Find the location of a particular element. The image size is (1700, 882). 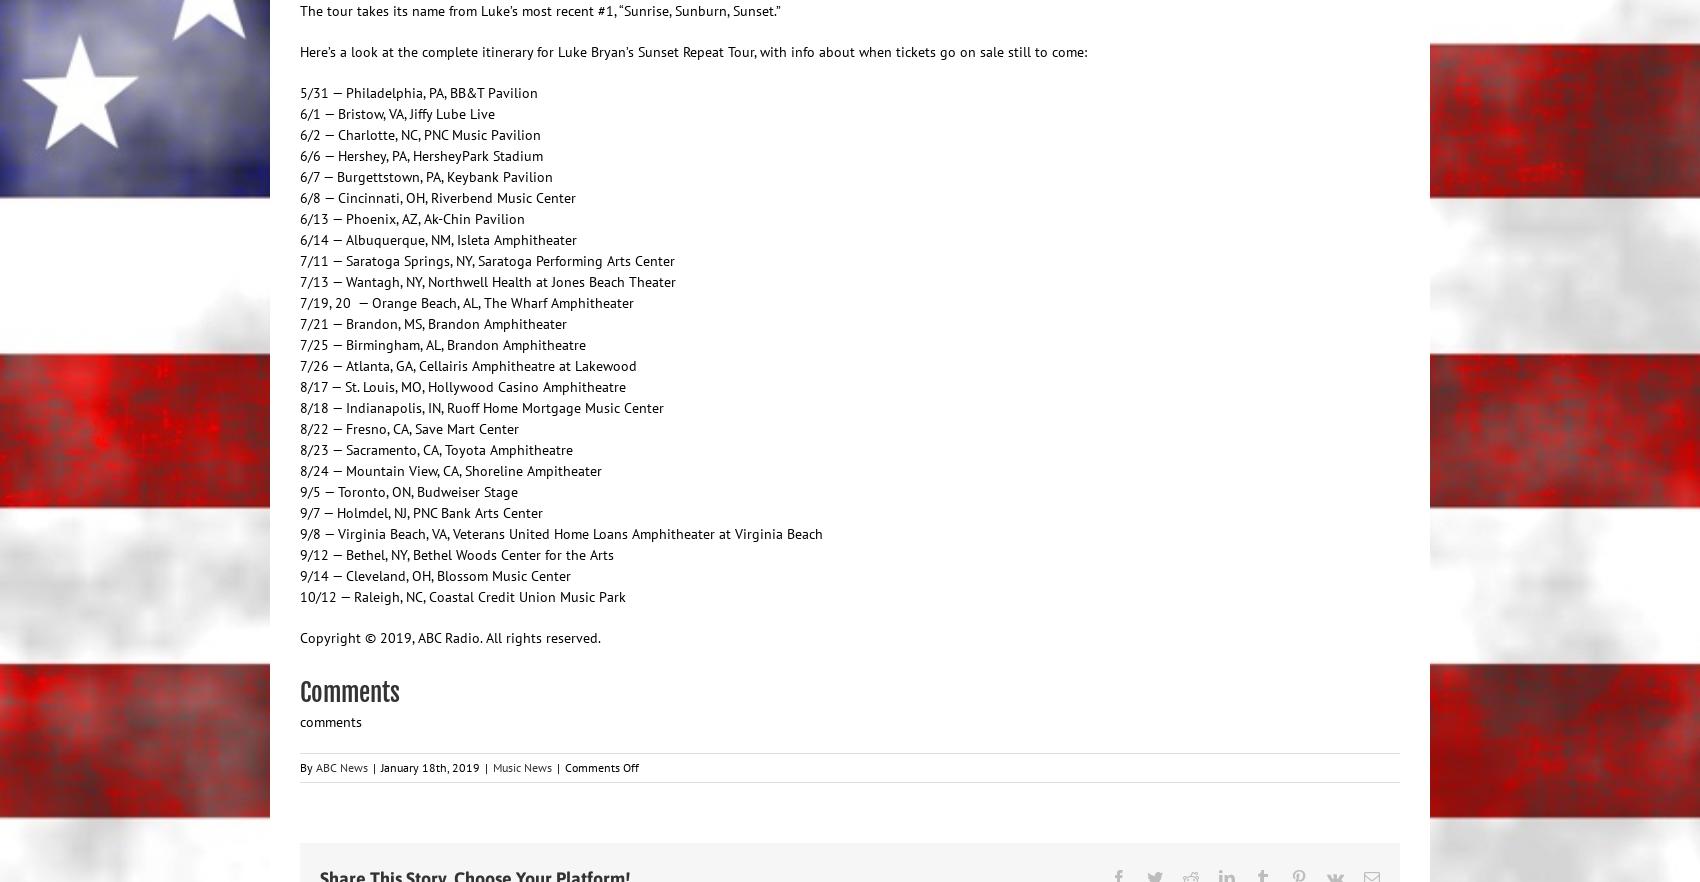

'Copyright © 2019, ABC Radio. All rights reserved.' is located at coordinates (300, 638).